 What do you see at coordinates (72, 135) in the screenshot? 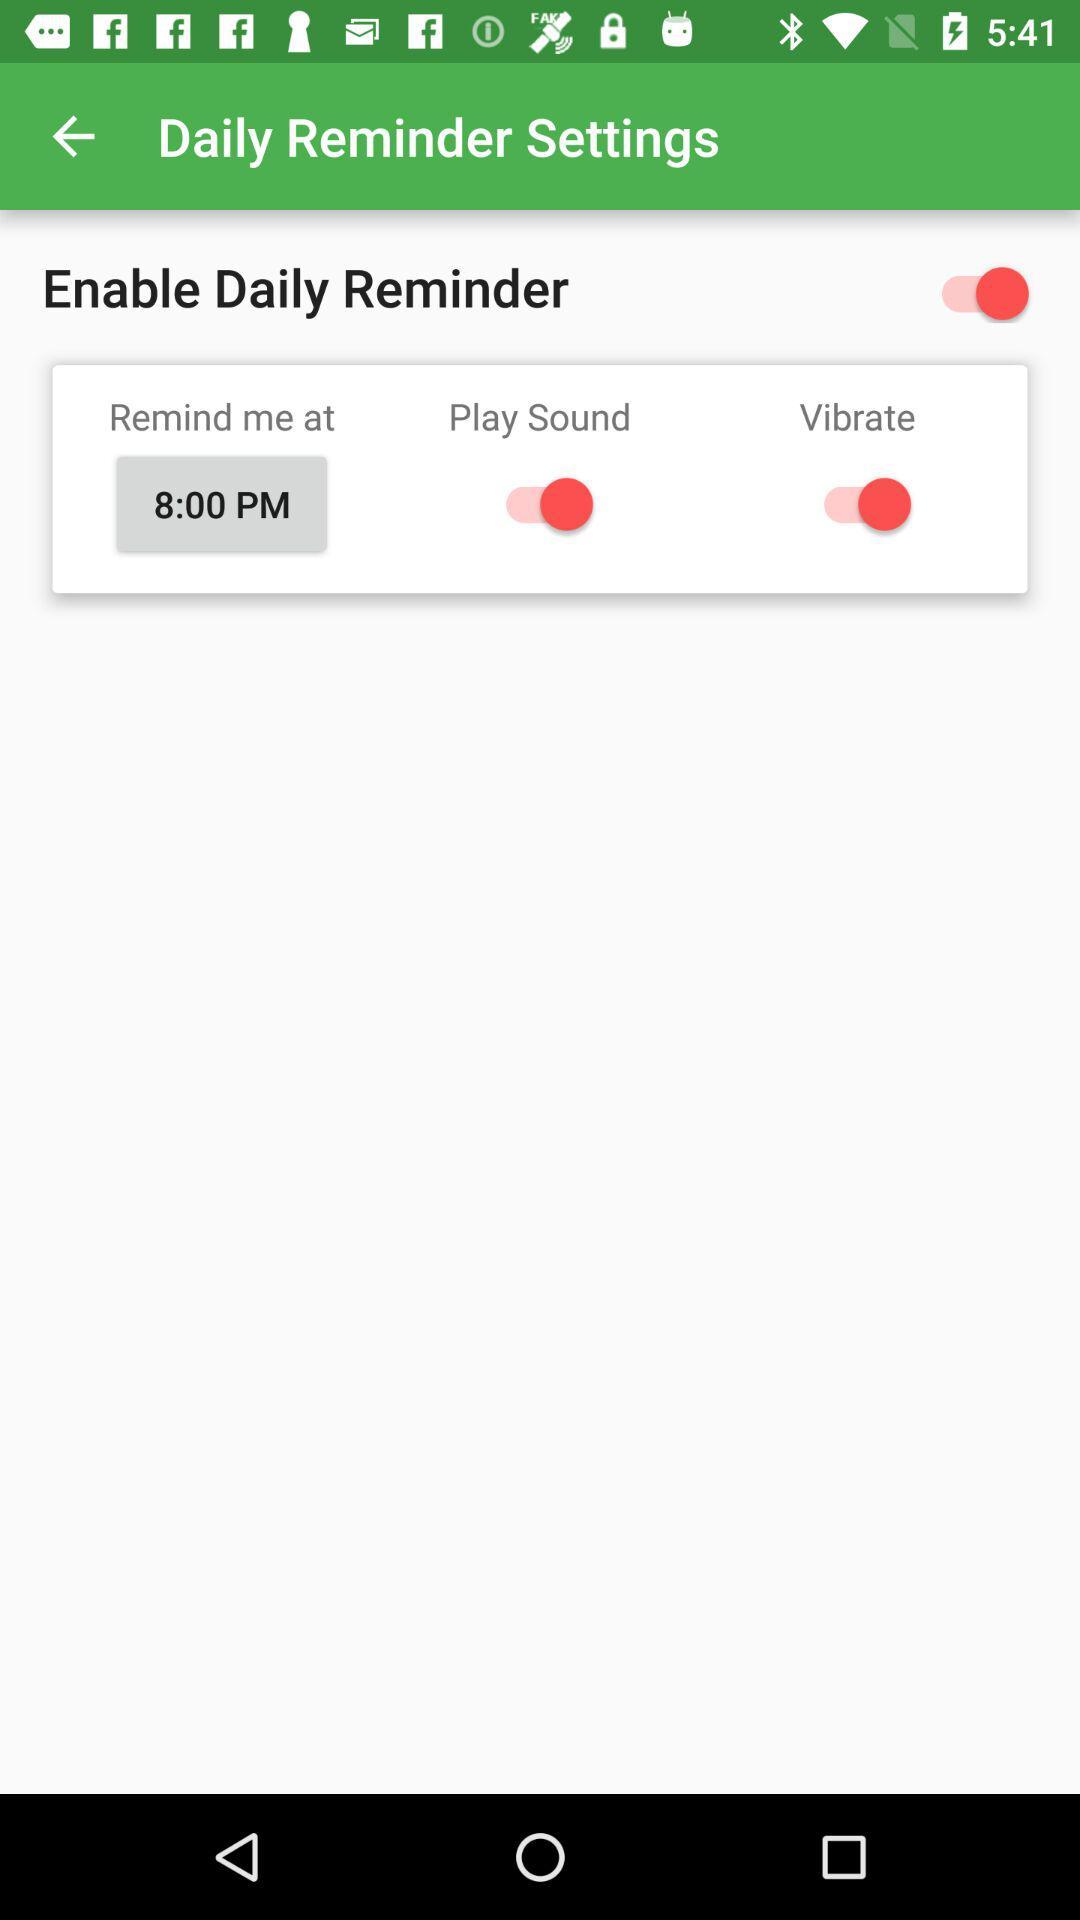
I see `item next to daily reminder settings item` at bounding box center [72, 135].